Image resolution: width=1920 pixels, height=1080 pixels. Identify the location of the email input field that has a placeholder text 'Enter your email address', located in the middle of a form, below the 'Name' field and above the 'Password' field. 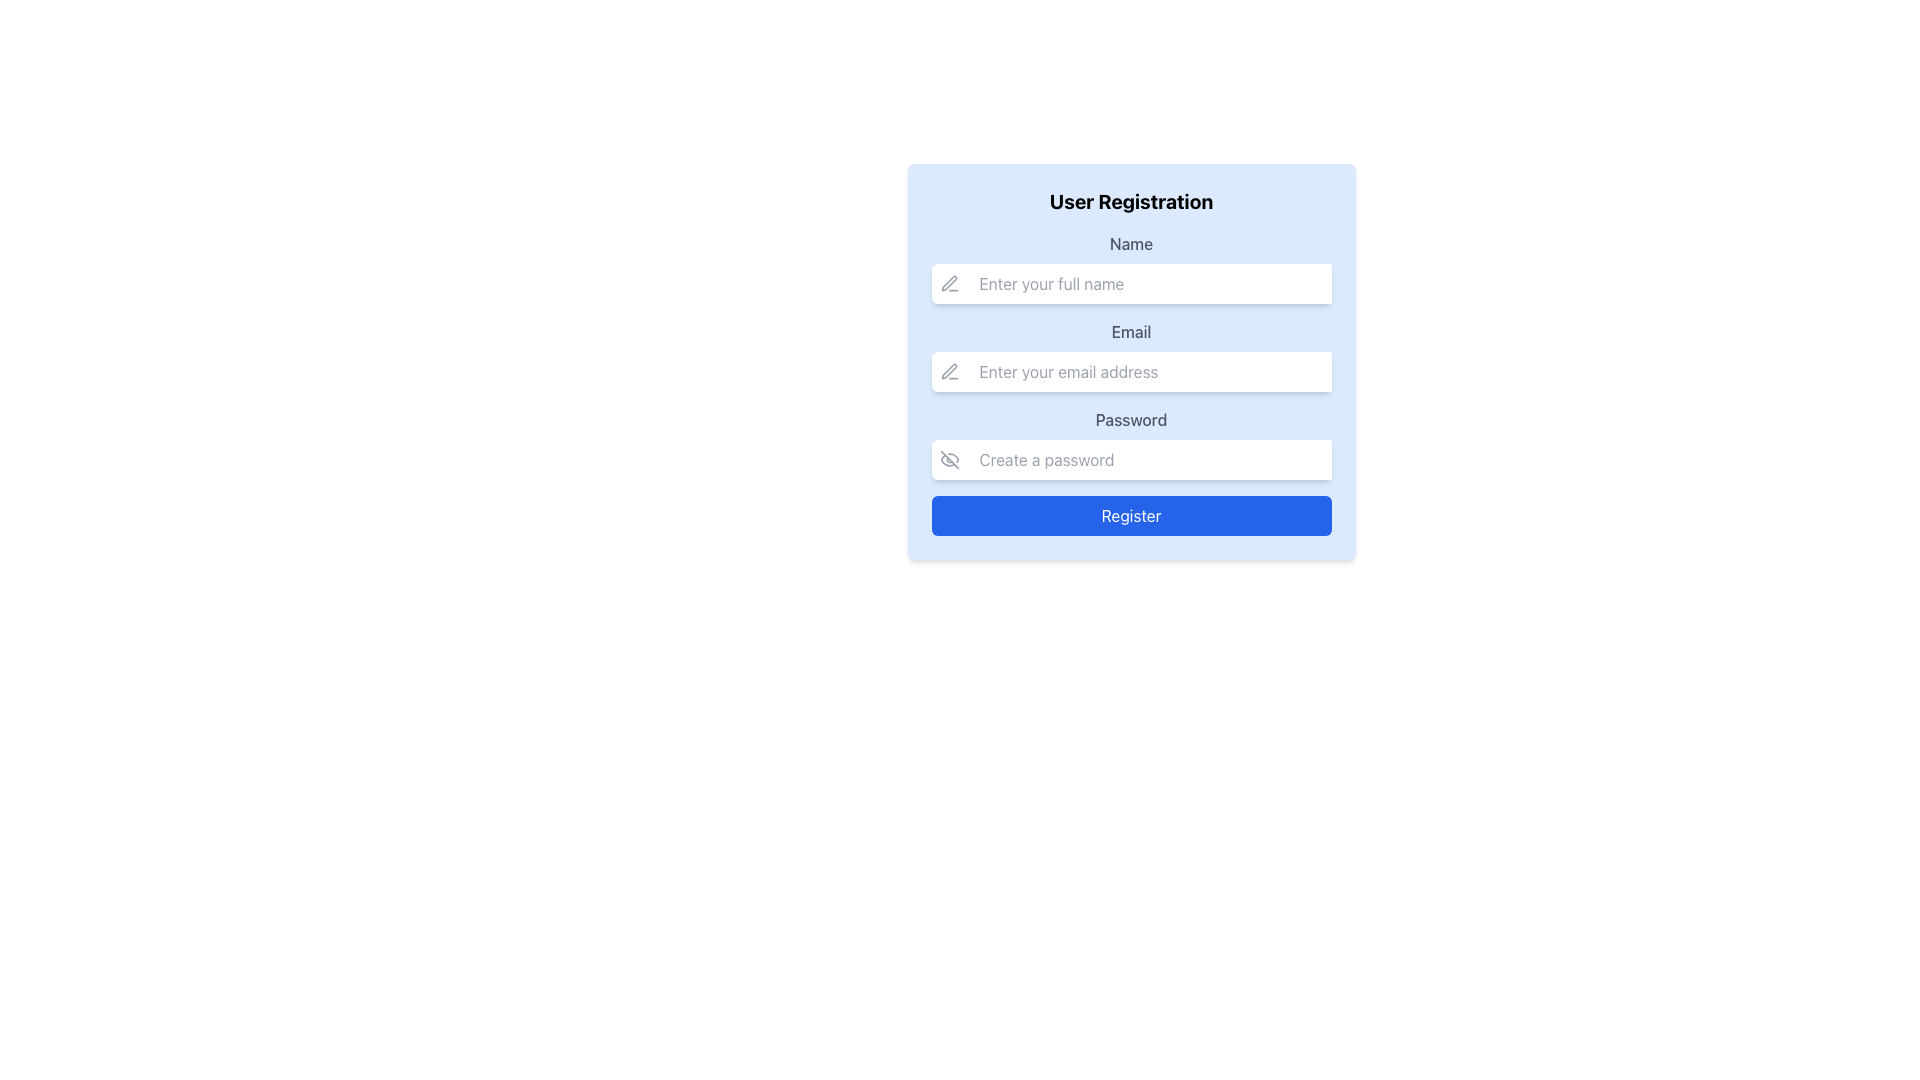
(1149, 371).